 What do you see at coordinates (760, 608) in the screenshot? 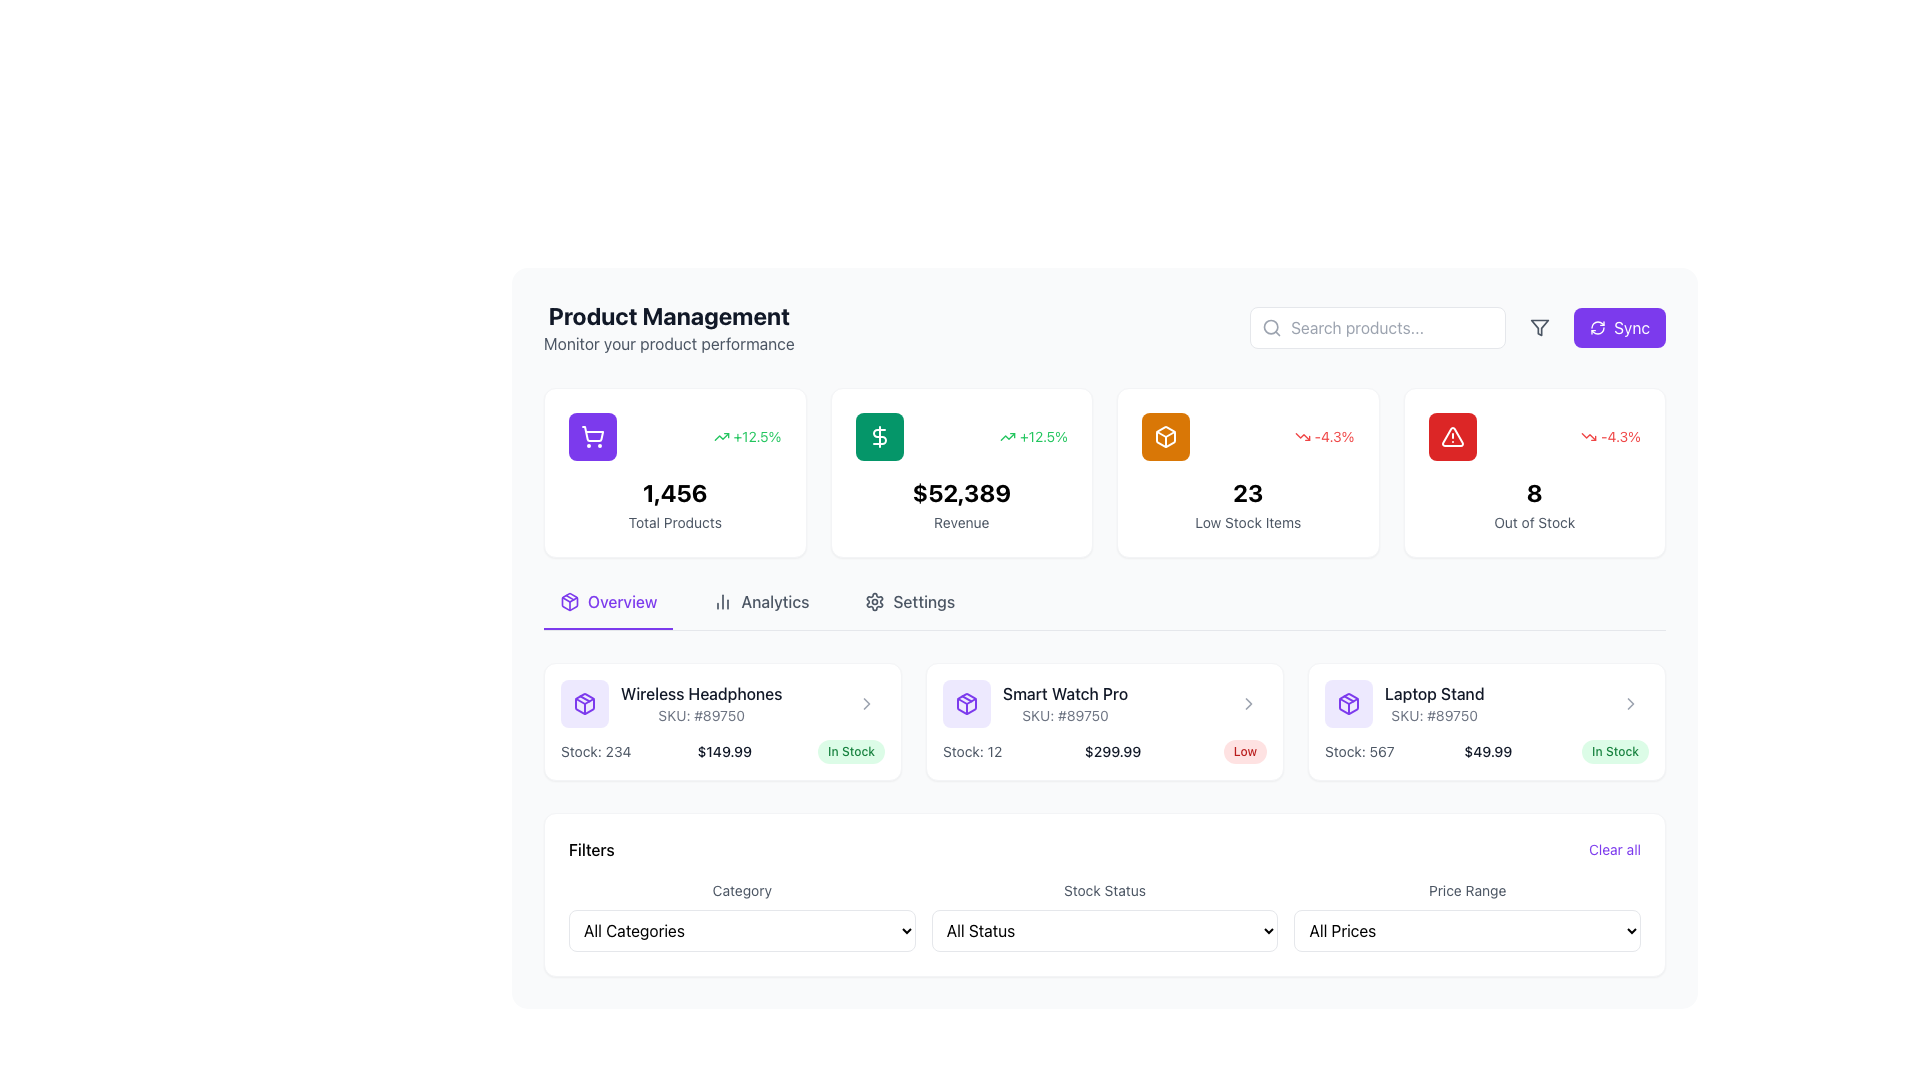
I see `the 'Analytics' button in the navigation bar to trigger a visual response` at bounding box center [760, 608].